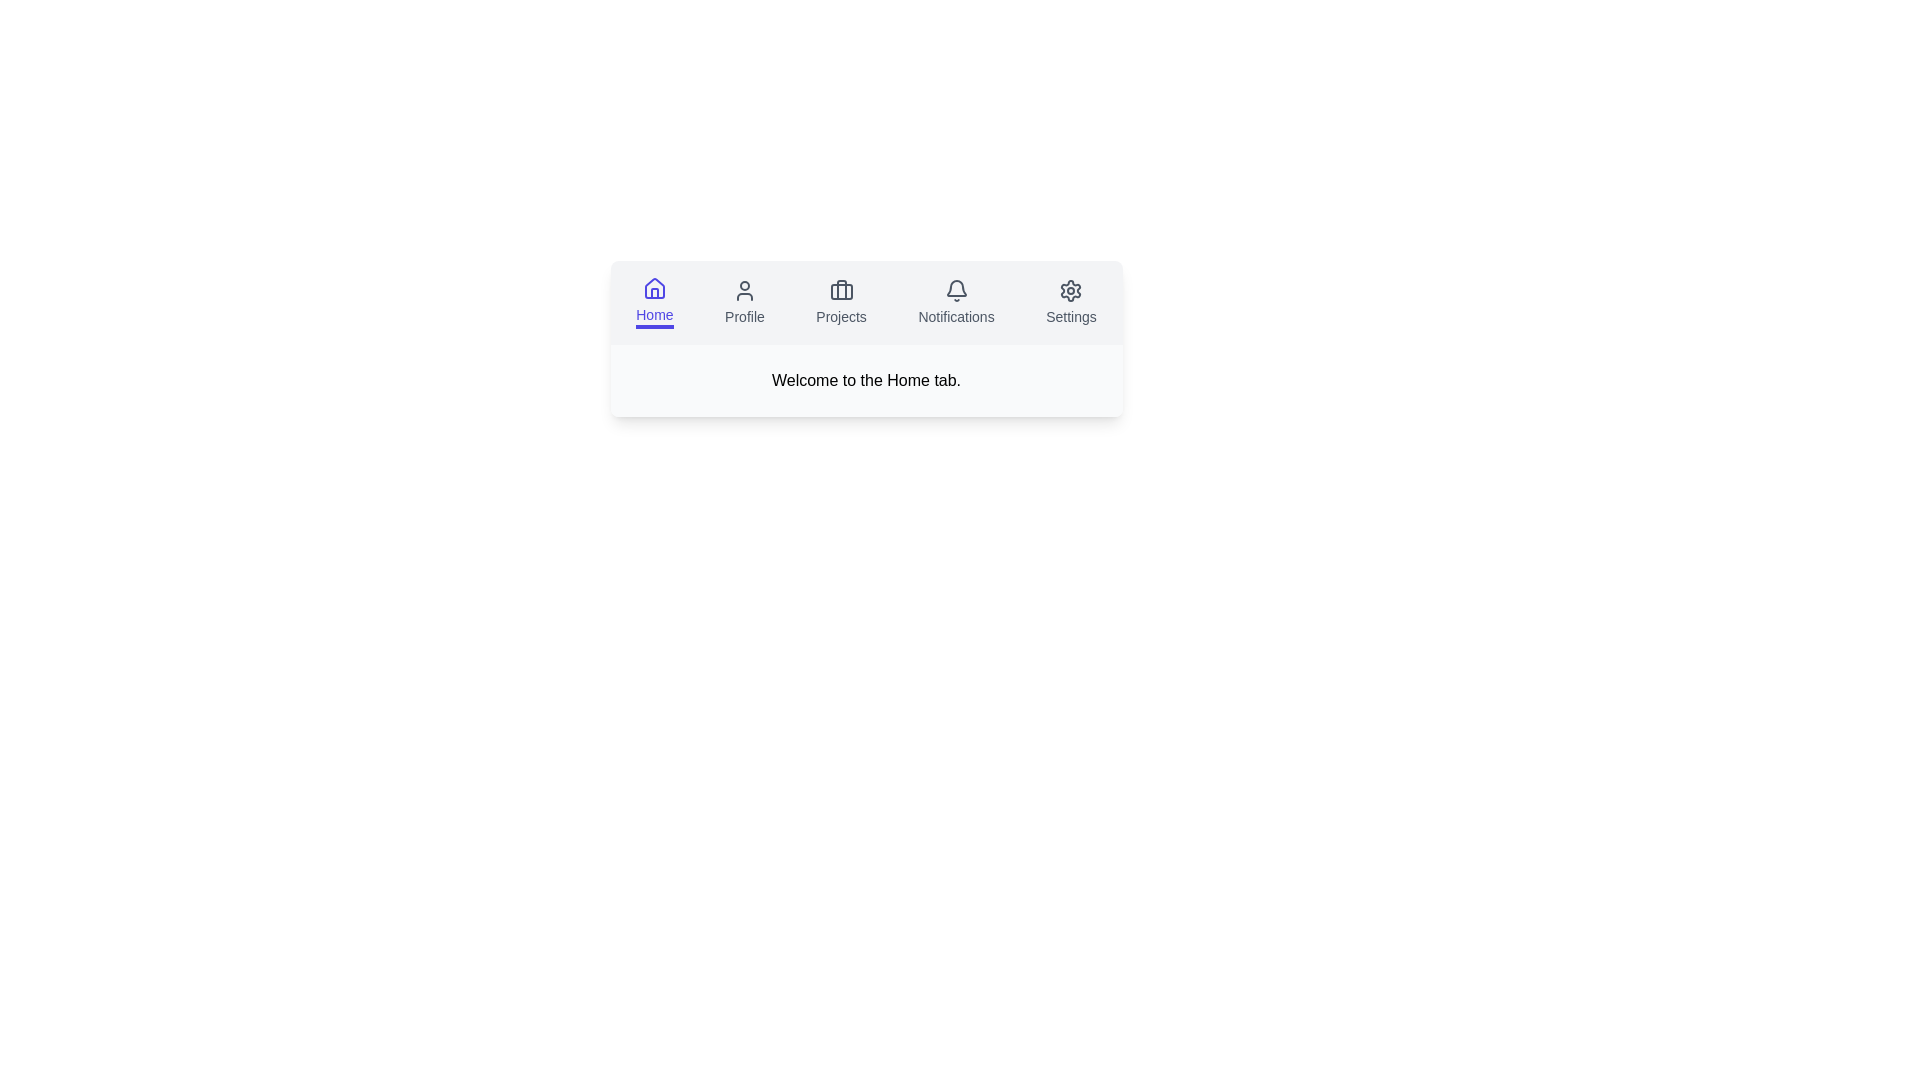 This screenshot has width=1920, height=1080. I want to click on the bell-shaped notifications icon in the horizontal navigation bar, so click(955, 290).